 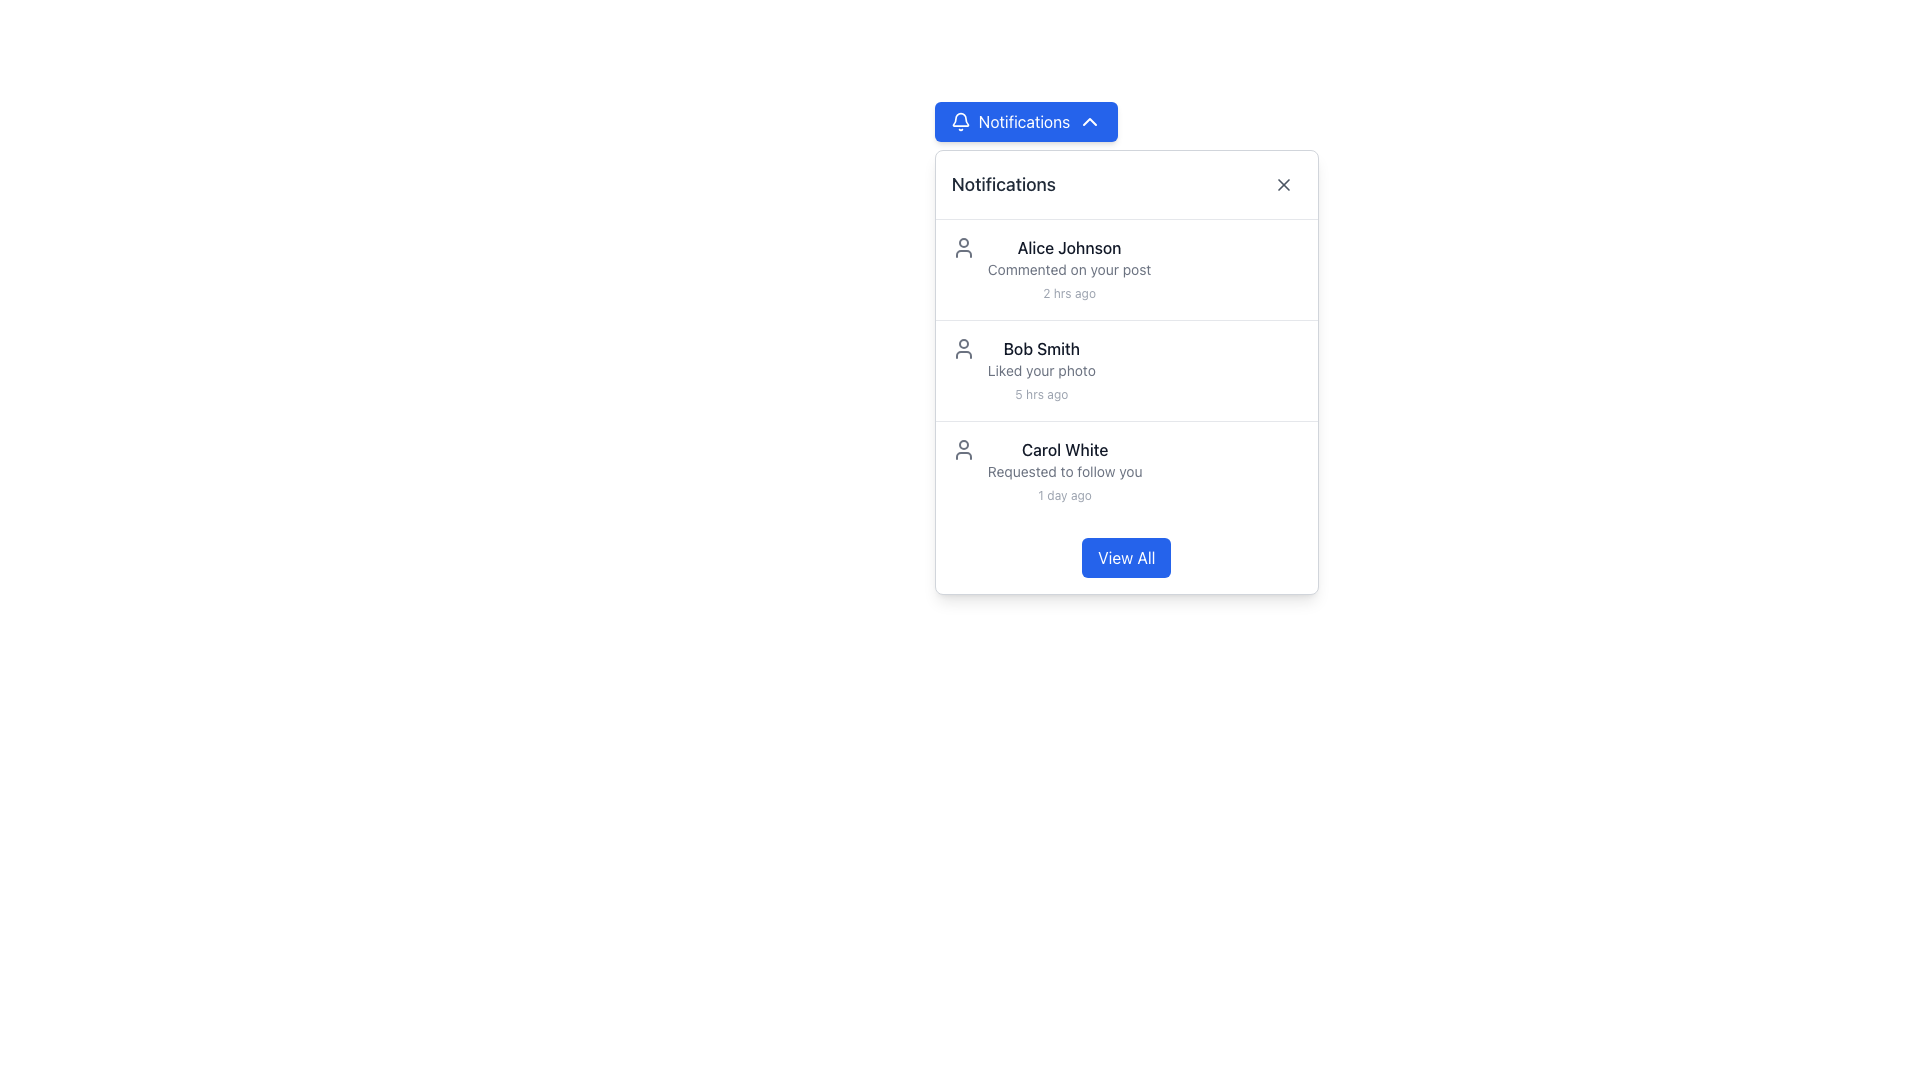 What do you see at coordinates (1068, 293) in the screenshot?
I see `time information displayed in the Text label, which shows the relative time elapsed since the notification was generated` at bounding box center [1068, 293].